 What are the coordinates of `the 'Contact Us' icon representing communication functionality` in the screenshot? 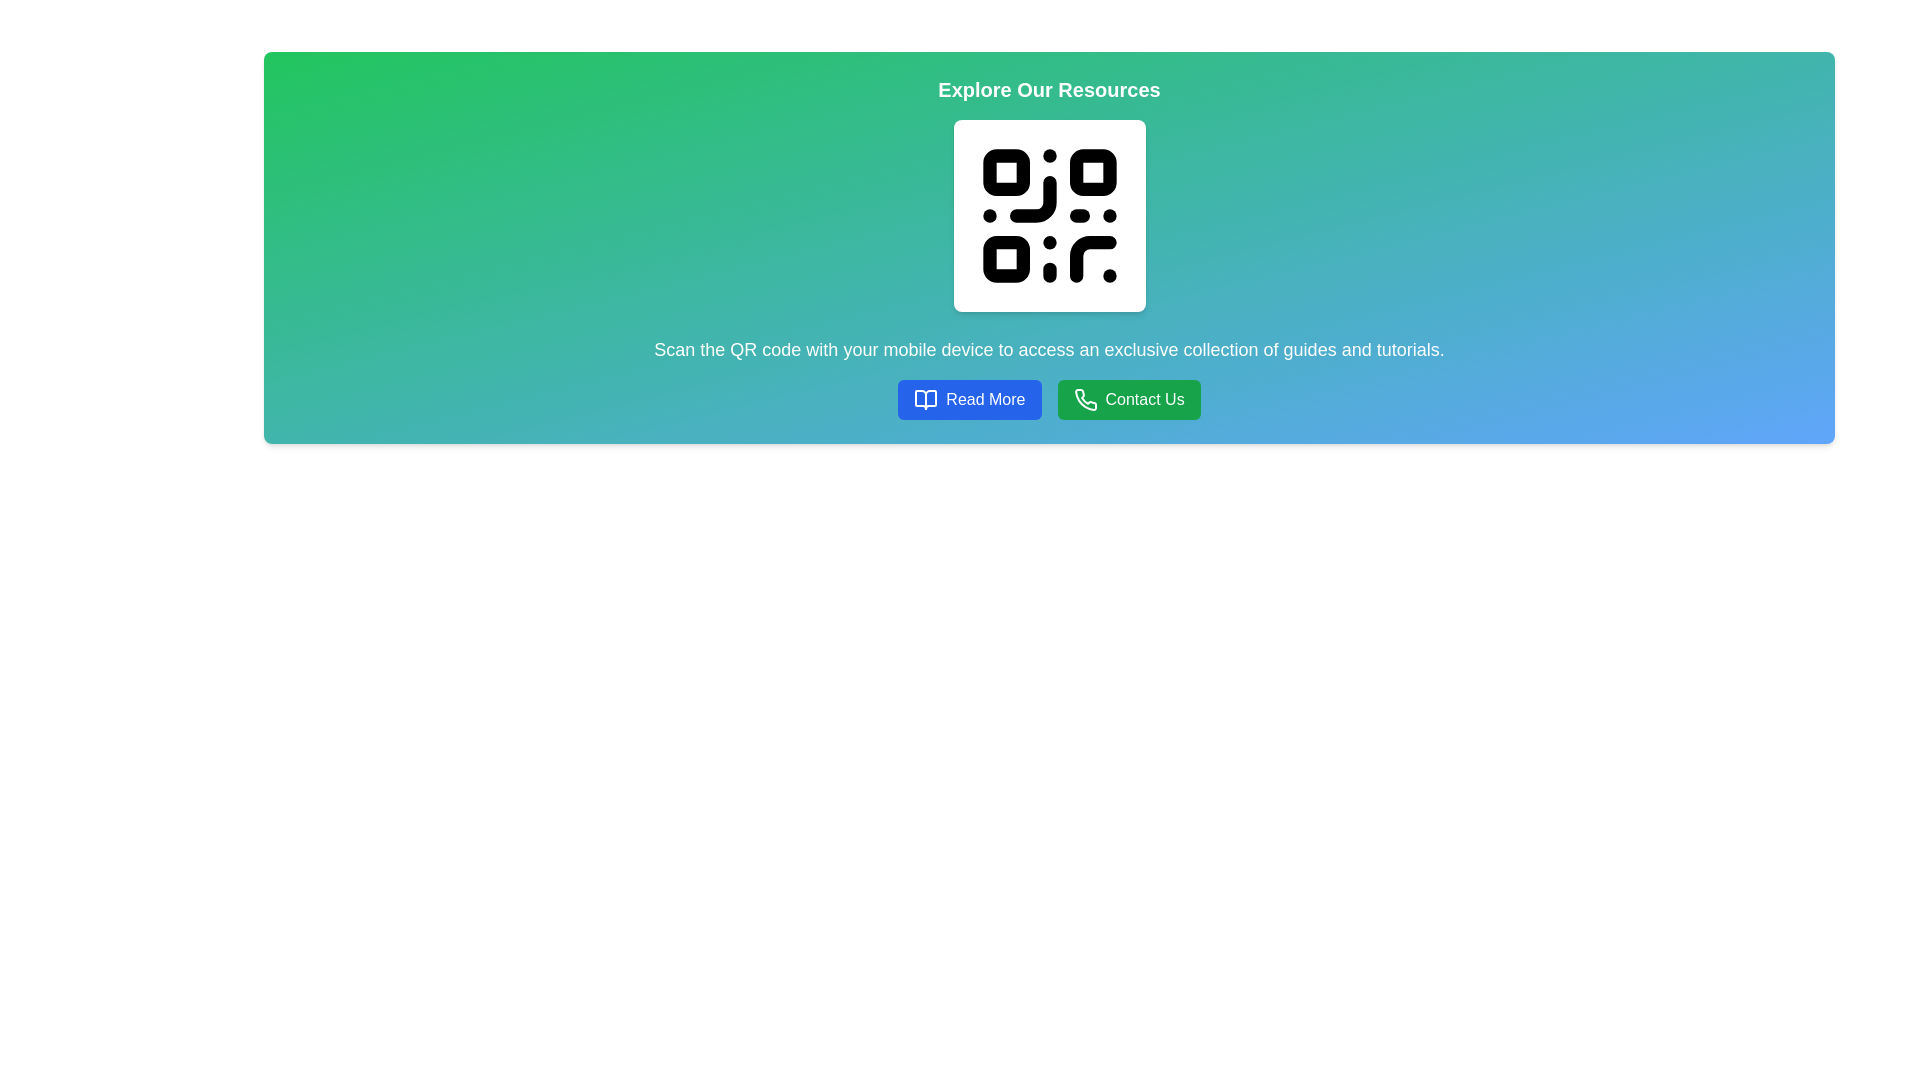 It's located at (1084, 400).